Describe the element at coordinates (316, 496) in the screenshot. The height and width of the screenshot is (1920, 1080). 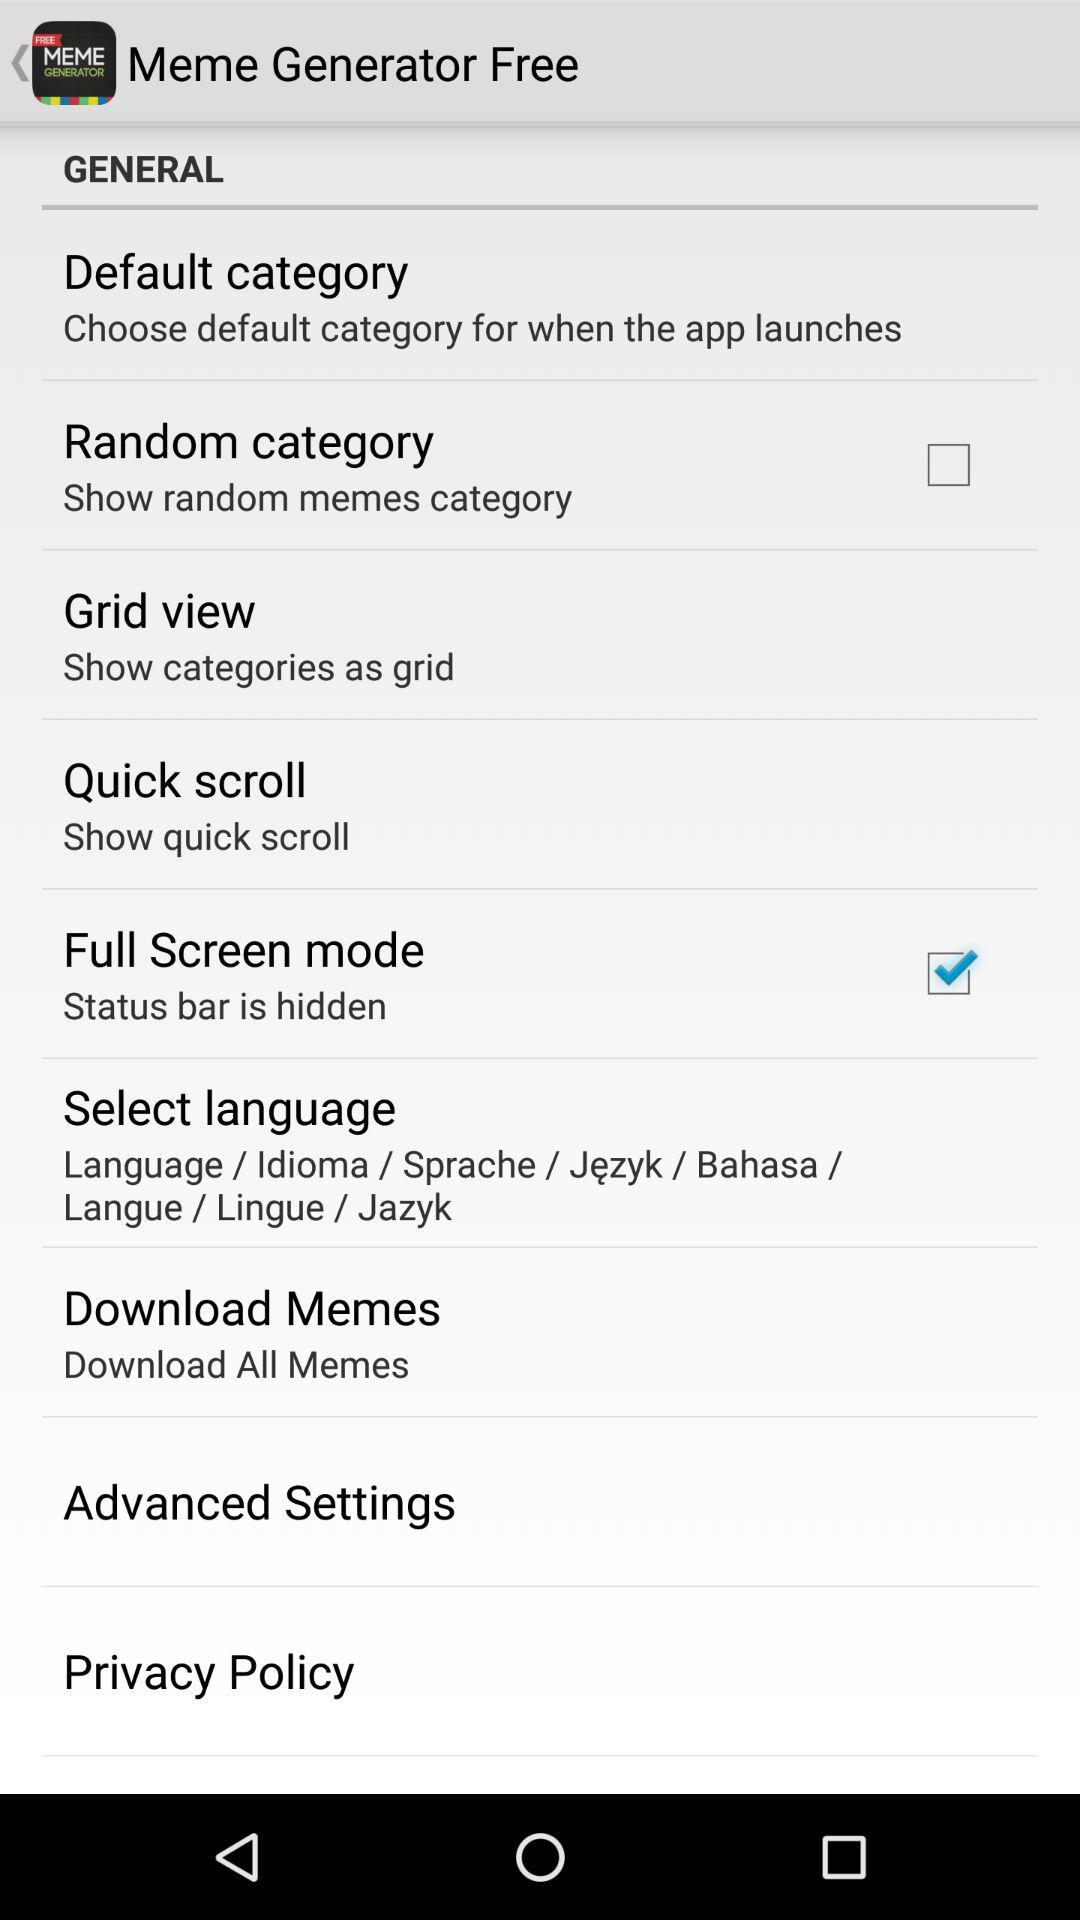
I see `the show random memes item` at that location.